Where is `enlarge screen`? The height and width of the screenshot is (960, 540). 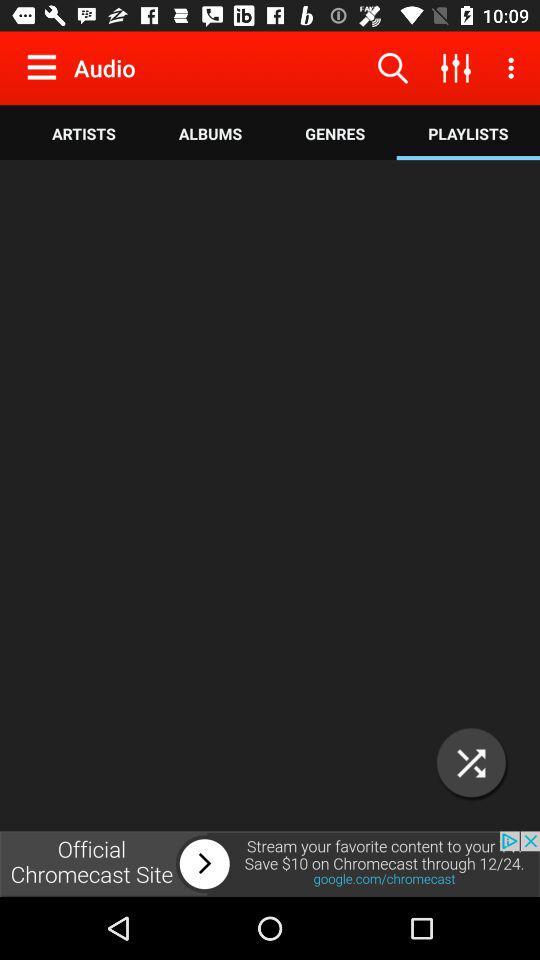 enlarge screen is located at coordinates (471, 762).